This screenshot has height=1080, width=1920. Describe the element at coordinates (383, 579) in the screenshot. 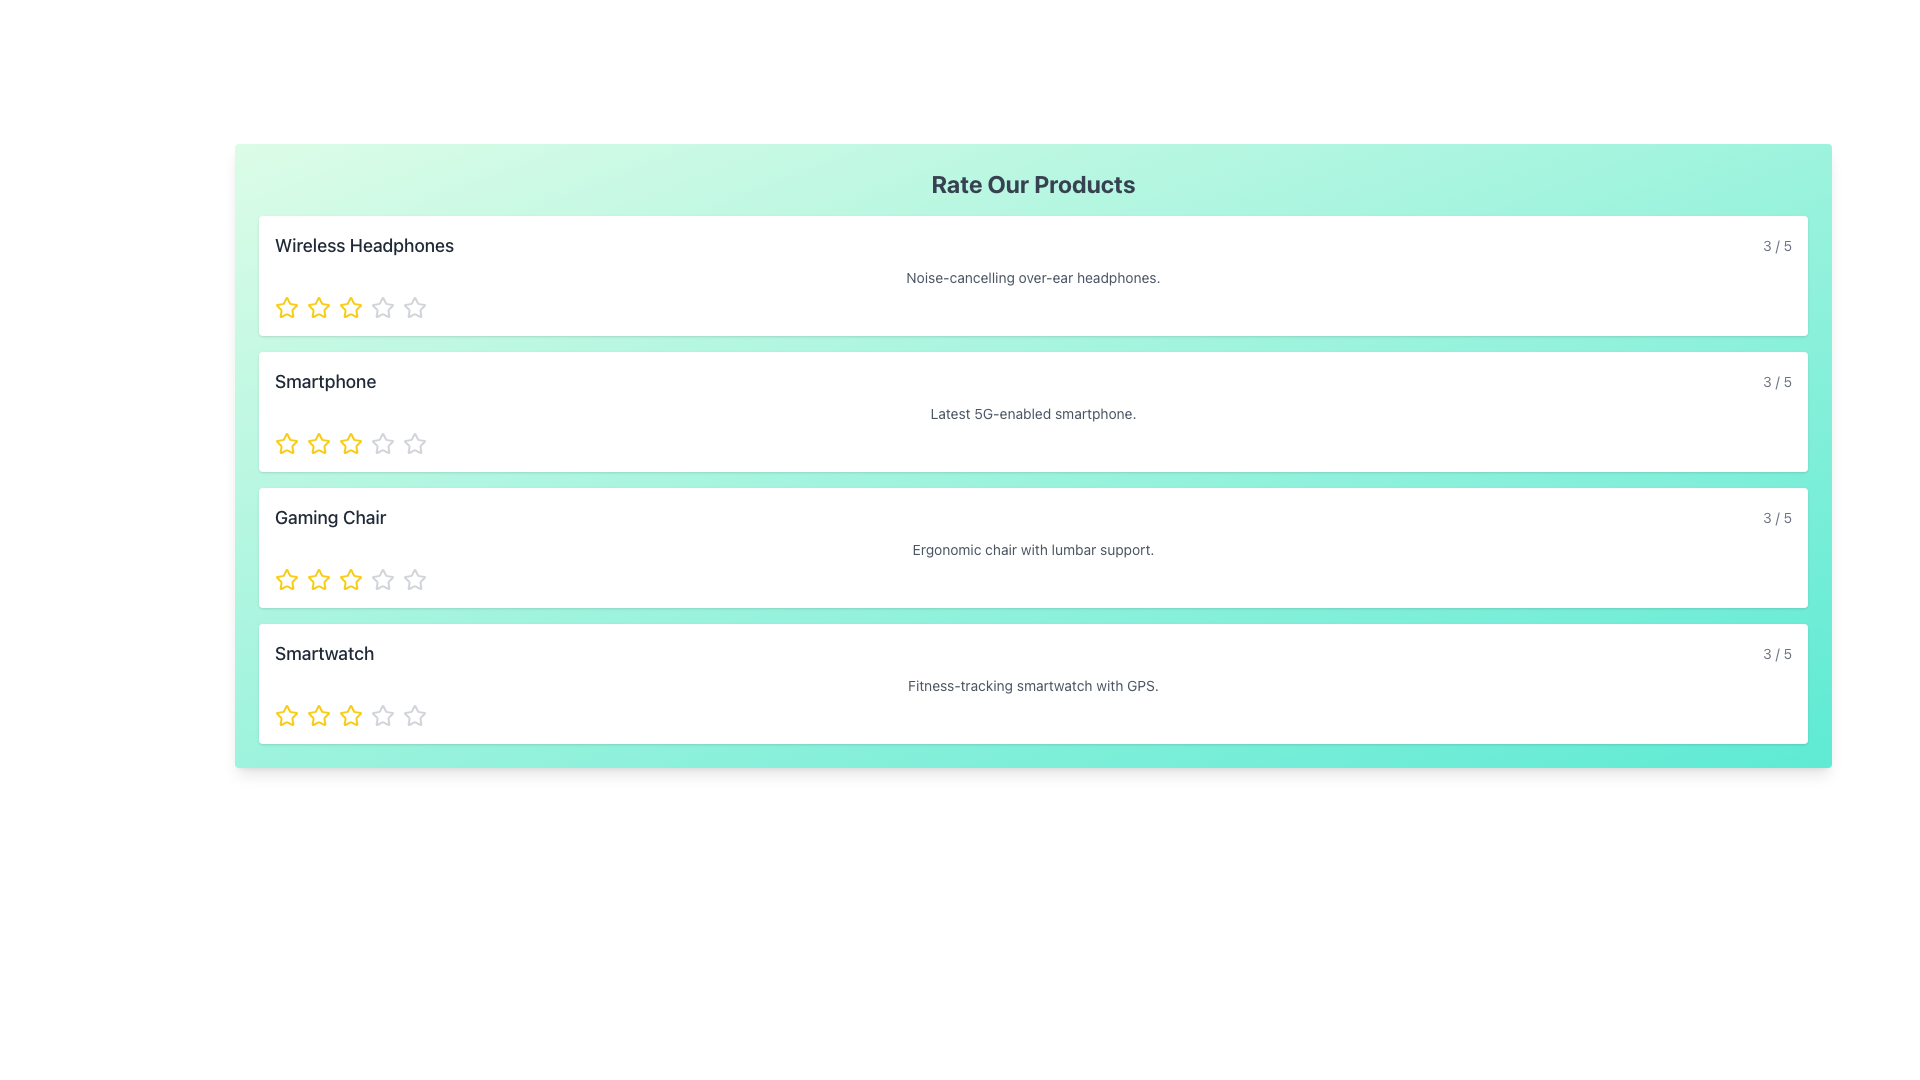

I see `the fourth star icon in the five-star rating system for the 'Gaming Chair' section` at that location.